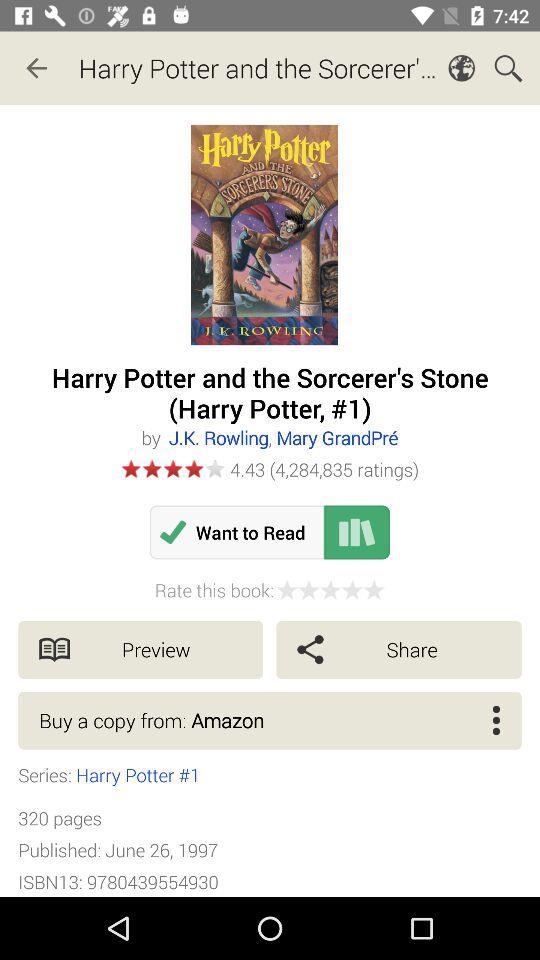 The width and height of the screenshot is (540, 960). Describe the element at coordinates (118, 849) in the screenshot. I see `320 pages published` at that location.